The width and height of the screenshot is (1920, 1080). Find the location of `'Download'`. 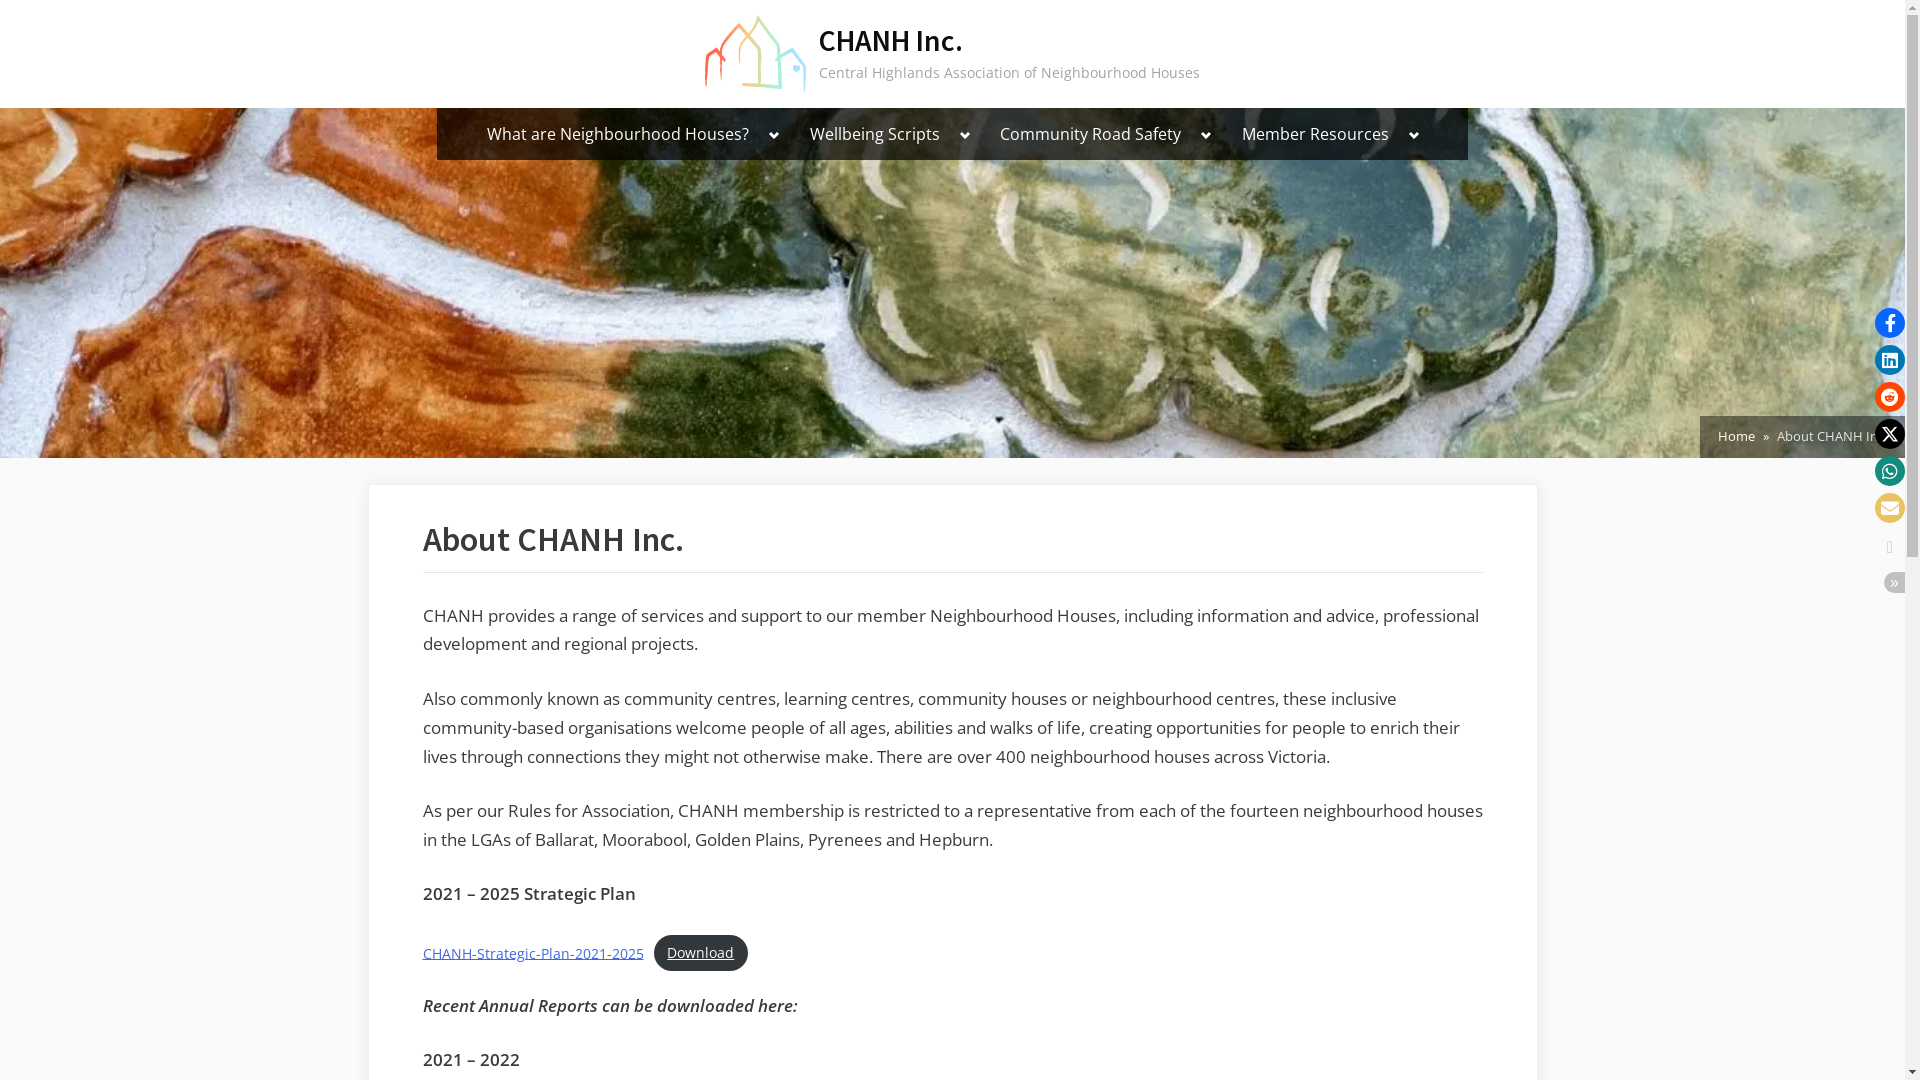

'Download' is located at coordinates (700, 952).